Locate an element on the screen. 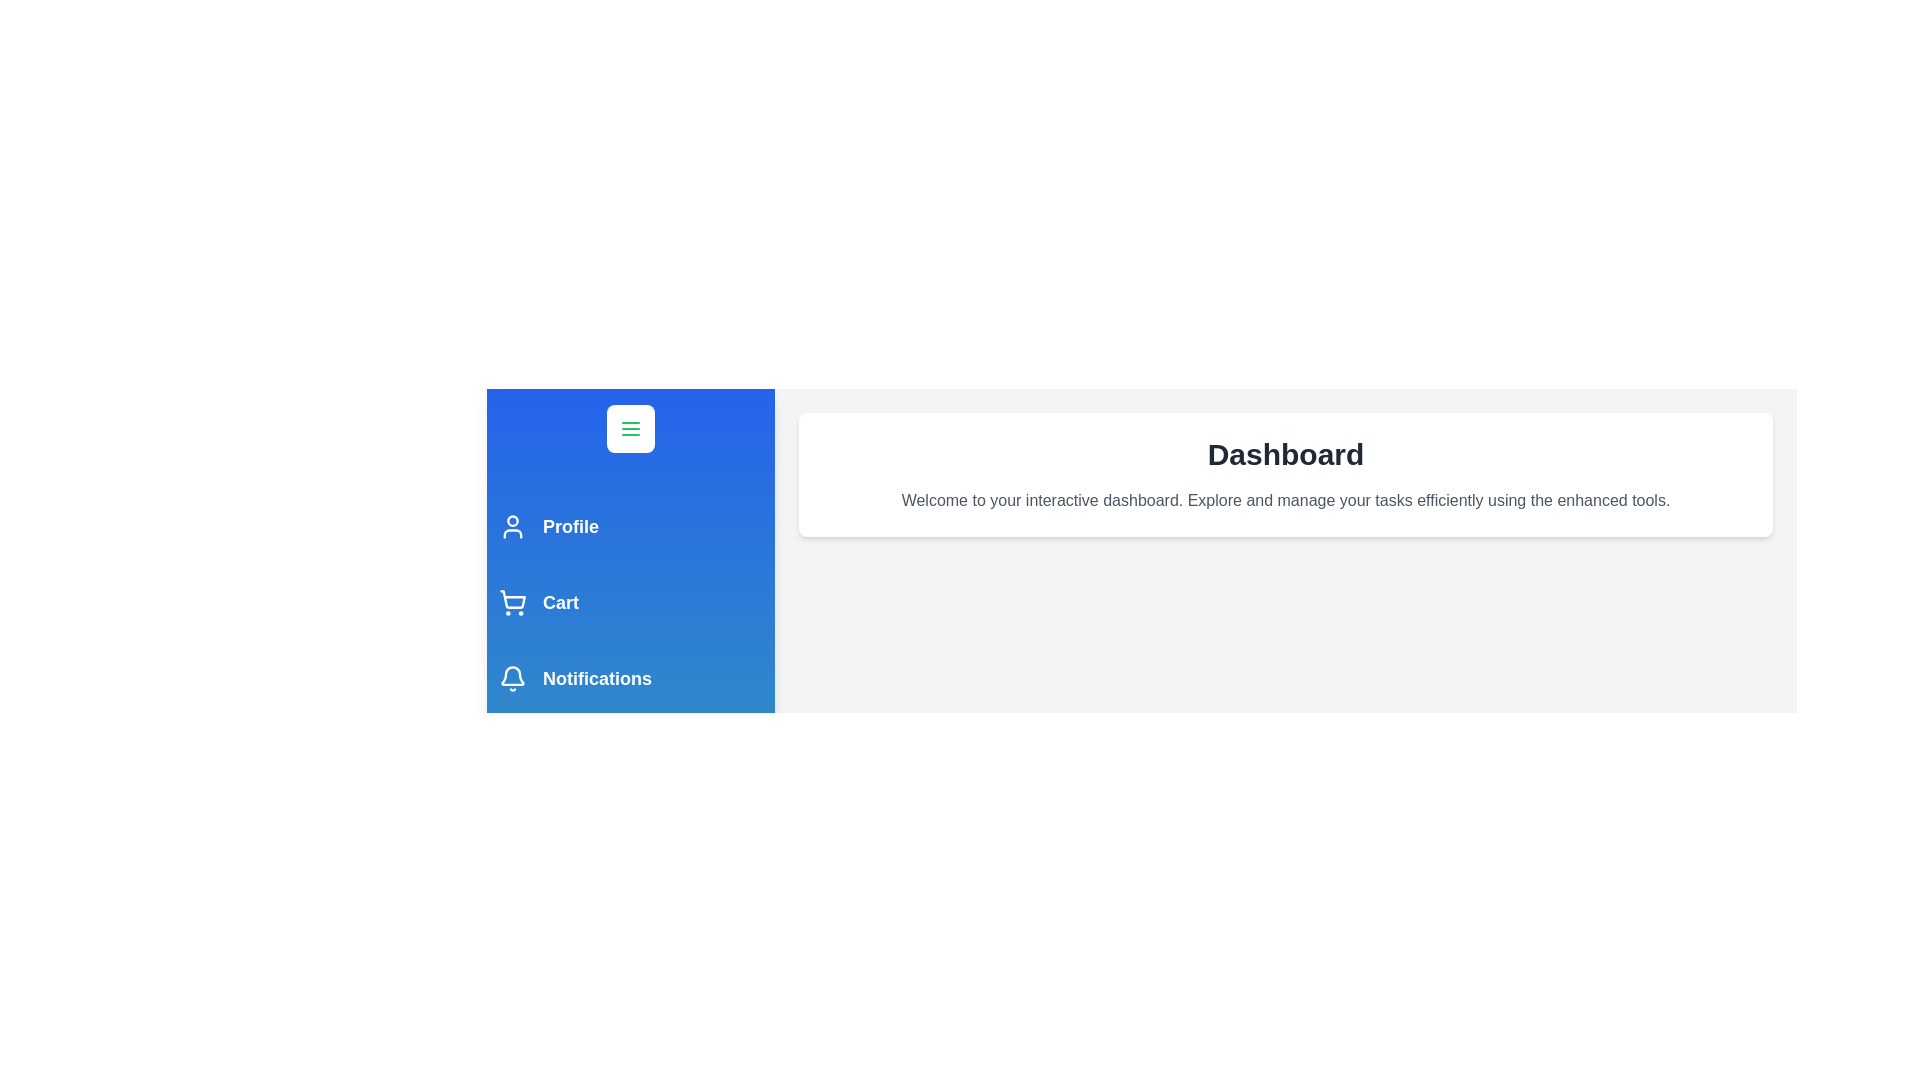 The image size is (1920, 1080). the navigation item Profile to navigate to the respective section is located at coordinates (629, 526).